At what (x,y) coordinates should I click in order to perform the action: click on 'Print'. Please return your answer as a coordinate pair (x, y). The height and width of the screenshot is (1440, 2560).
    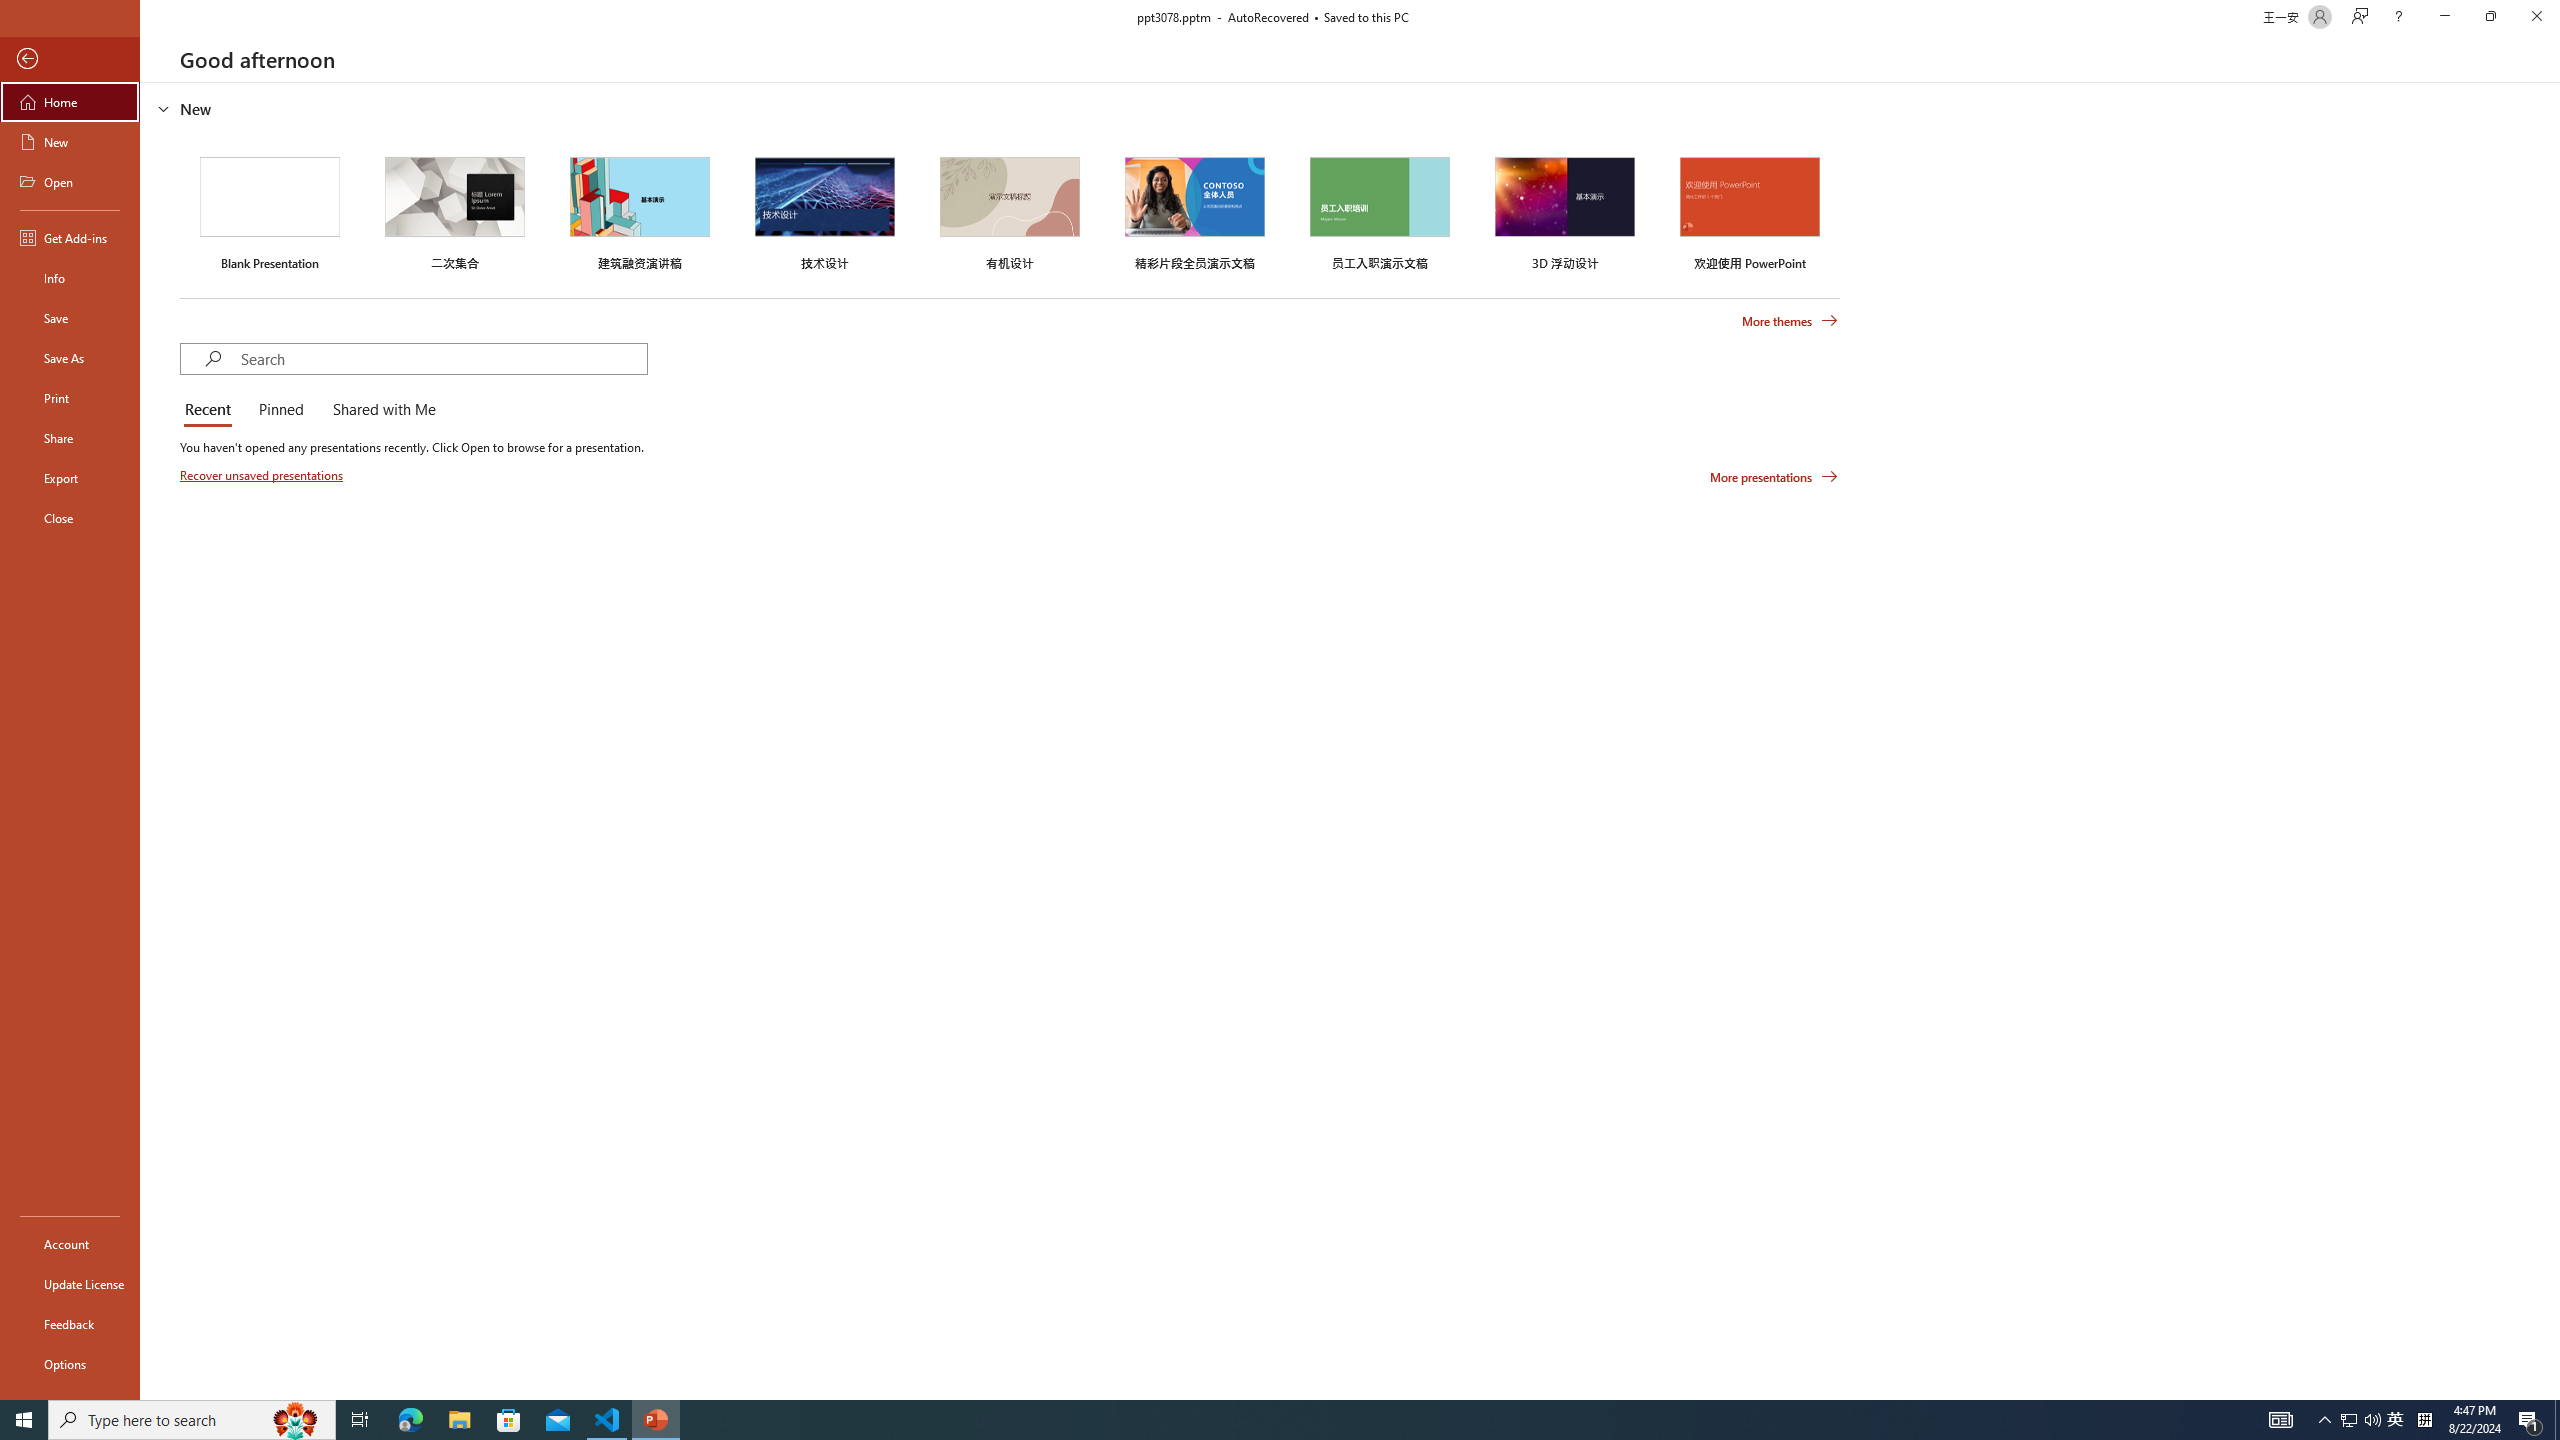
    Looking at the image, I should click on (69, 397).